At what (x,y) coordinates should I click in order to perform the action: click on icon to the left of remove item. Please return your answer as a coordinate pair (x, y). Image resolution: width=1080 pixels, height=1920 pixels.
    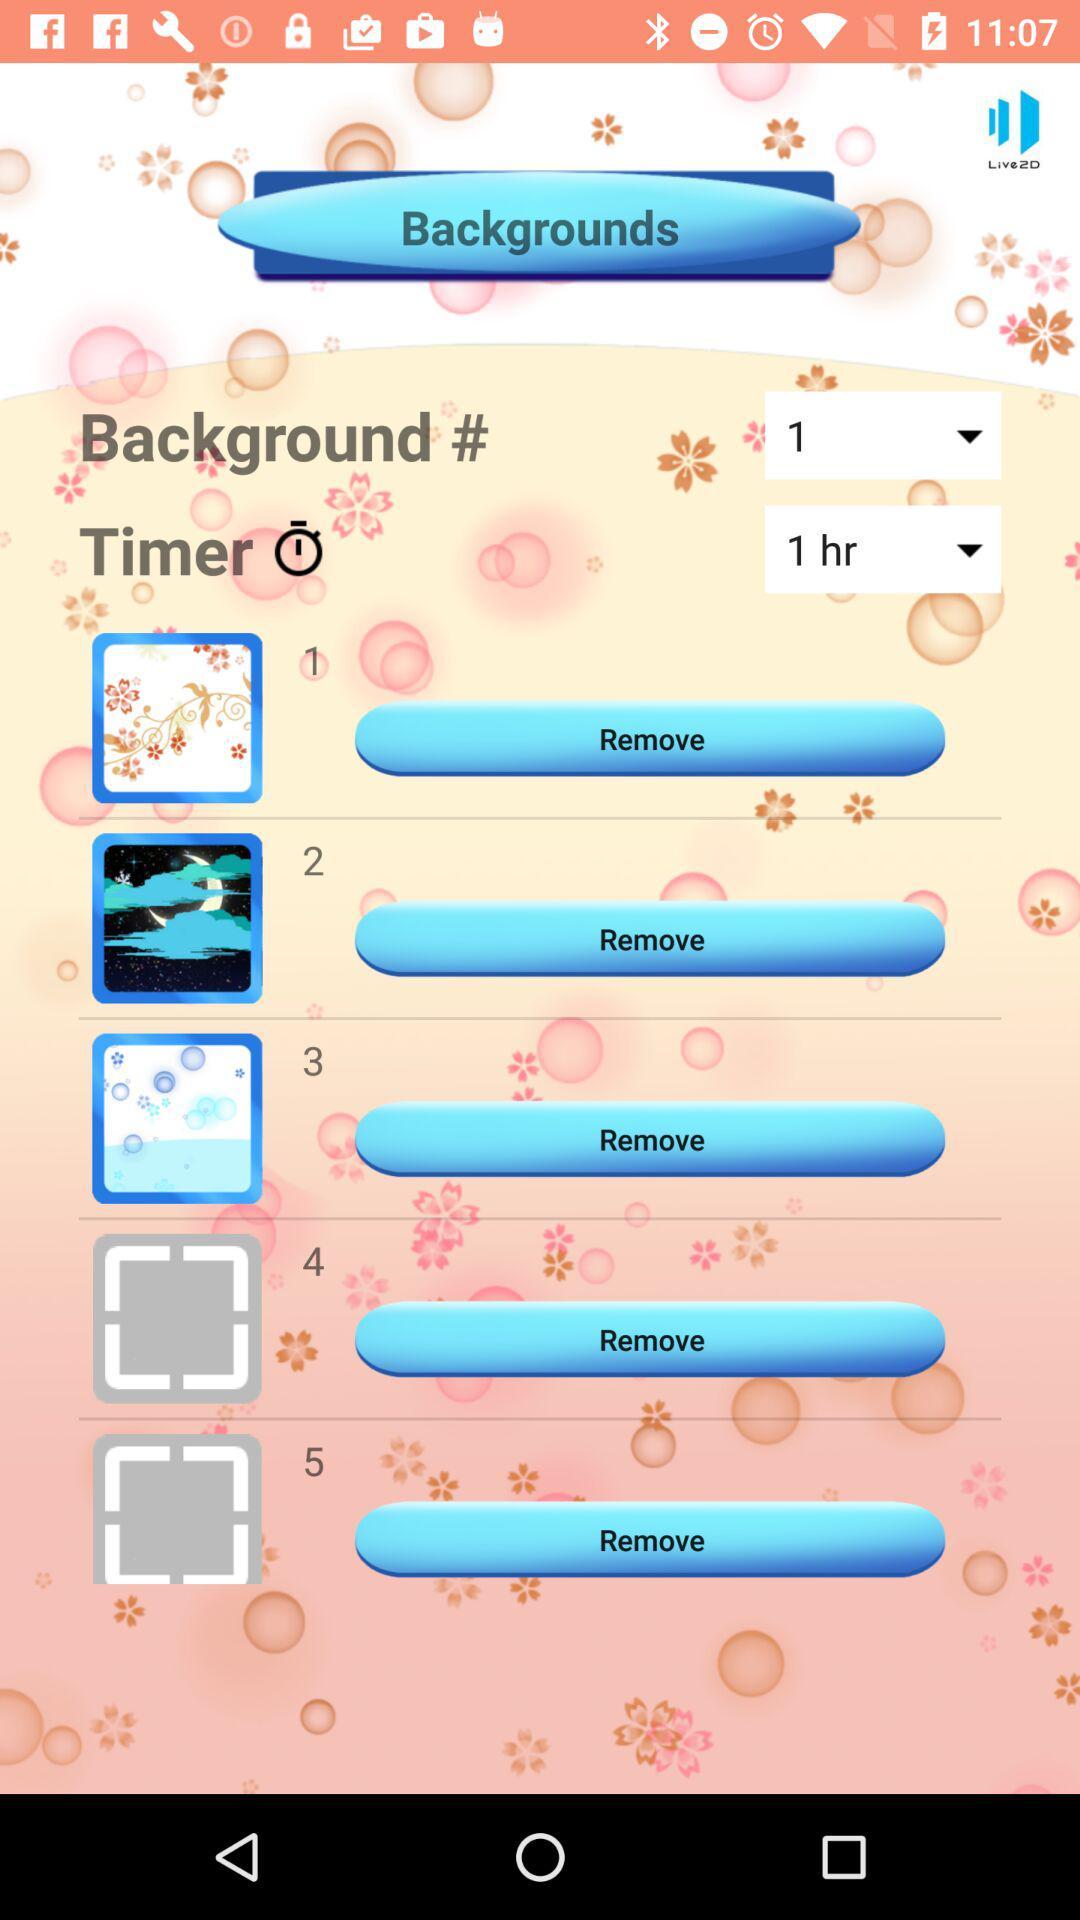
    Looking at the image, I should click on (313, 1259).